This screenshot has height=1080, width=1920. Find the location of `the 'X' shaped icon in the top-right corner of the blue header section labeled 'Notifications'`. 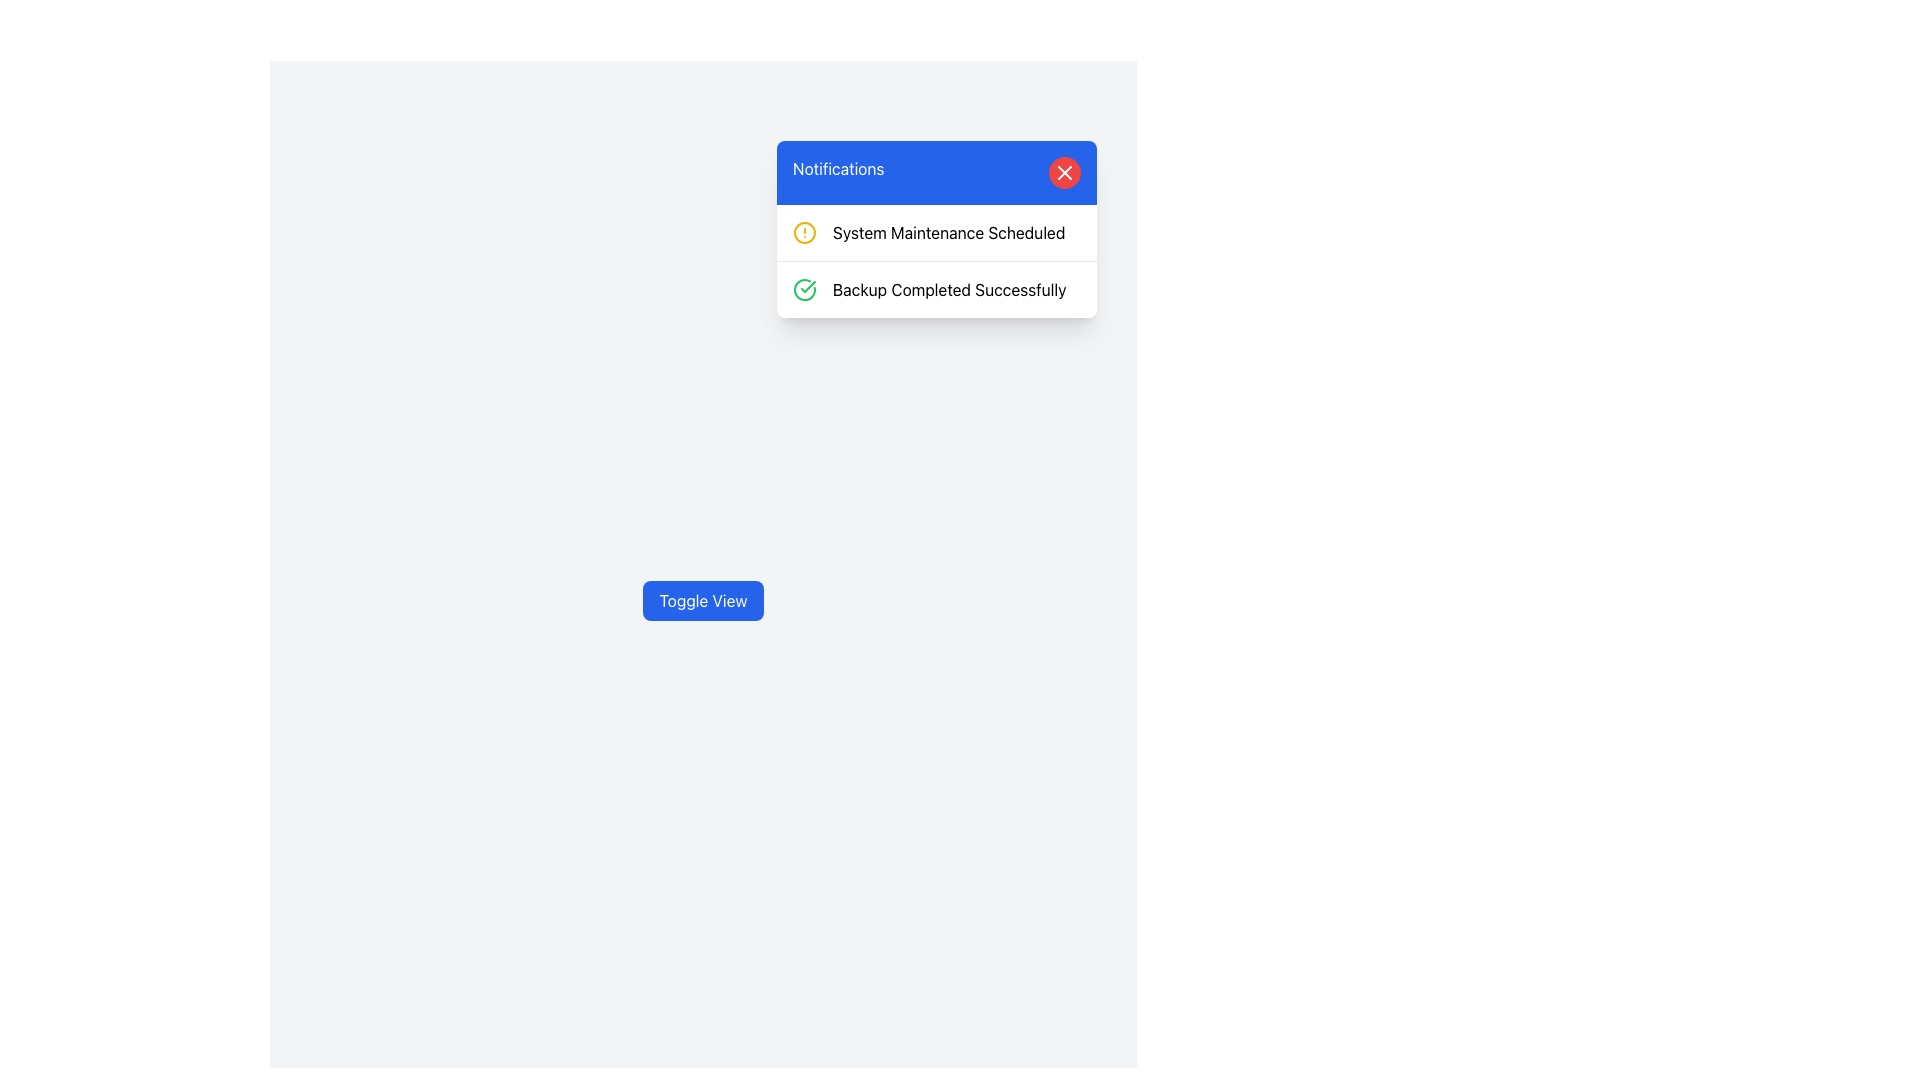

the 'X' shaped icon in the top-right corner of the blue header section labeled 'Notifications' is located at coordinates (1064, 172).